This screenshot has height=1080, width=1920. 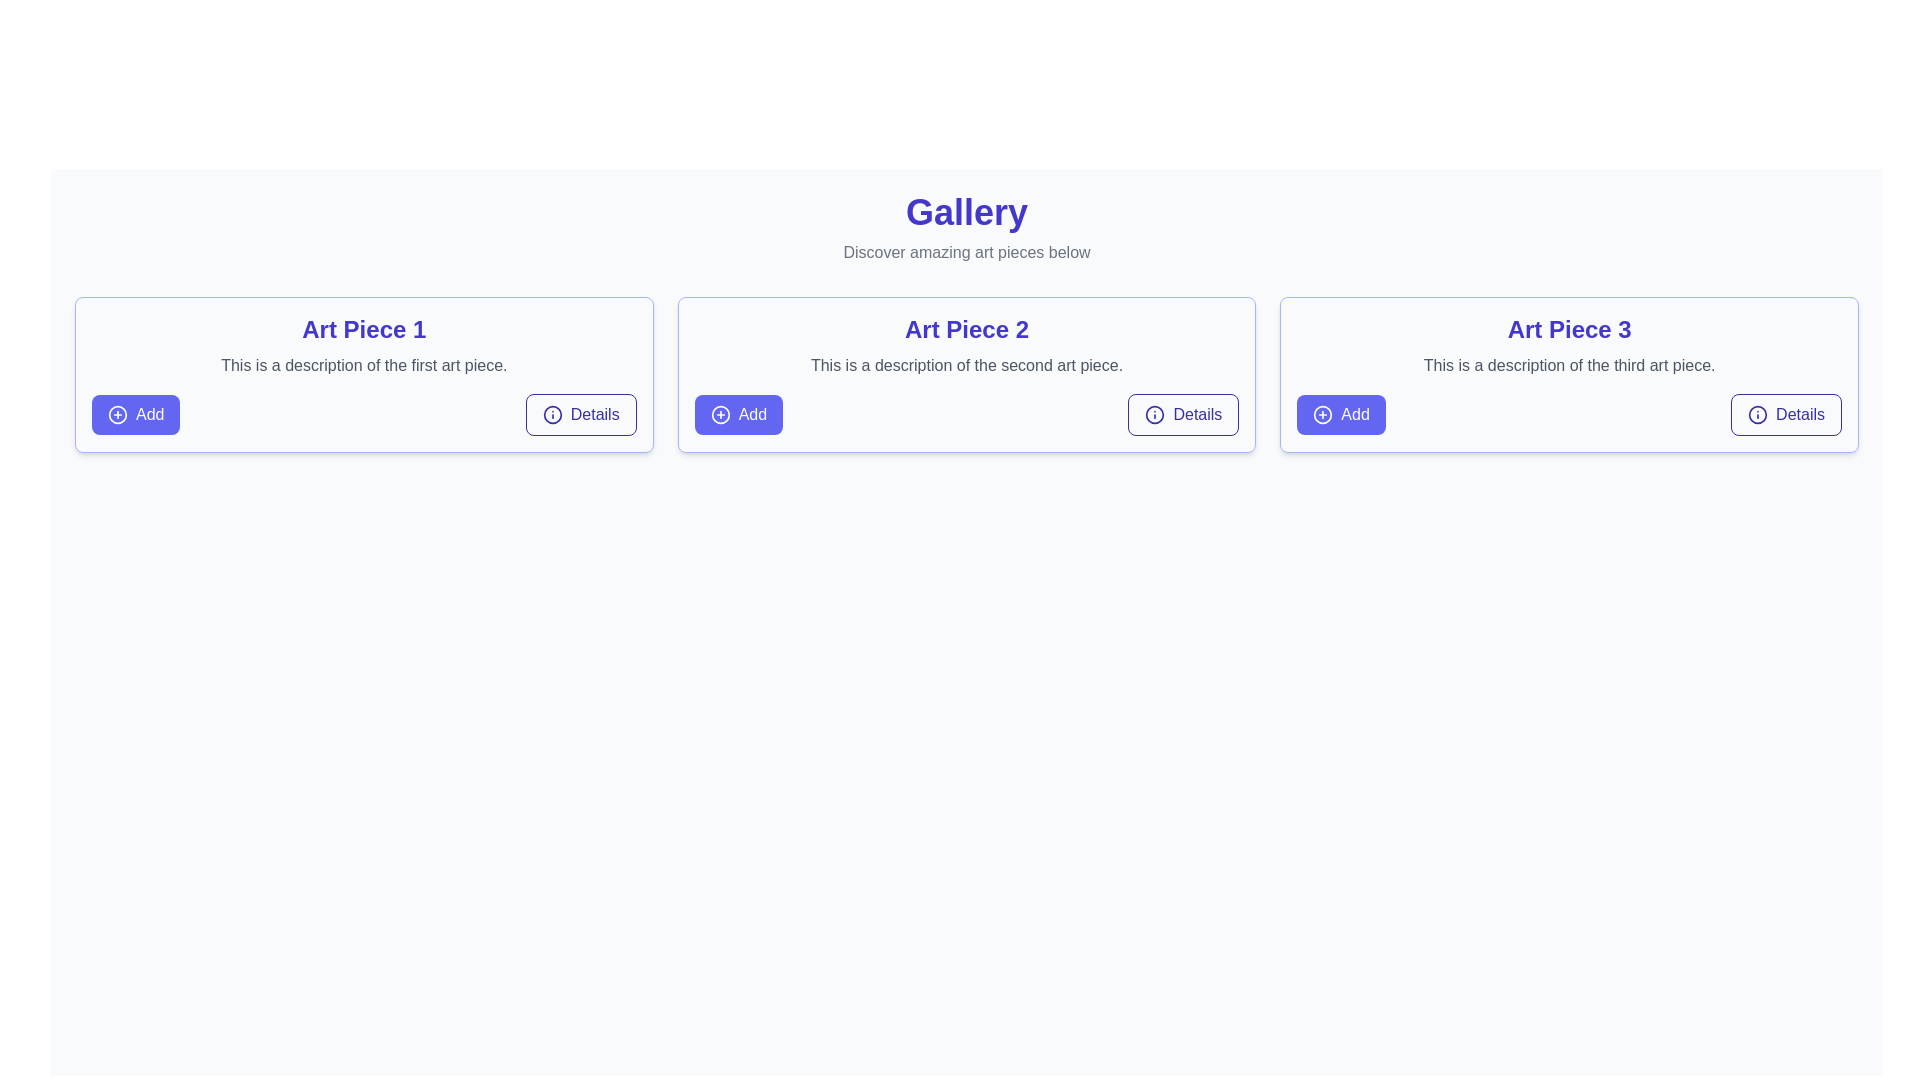 What do you see at coordinates (552, 414) in the screenshot?
I see `the decorative SVG circle shape that represents an information symbol adjacent to the 'Details' label within the 'Details' button of the 'Art Piece 1' card` at bounding box center [552, 414].